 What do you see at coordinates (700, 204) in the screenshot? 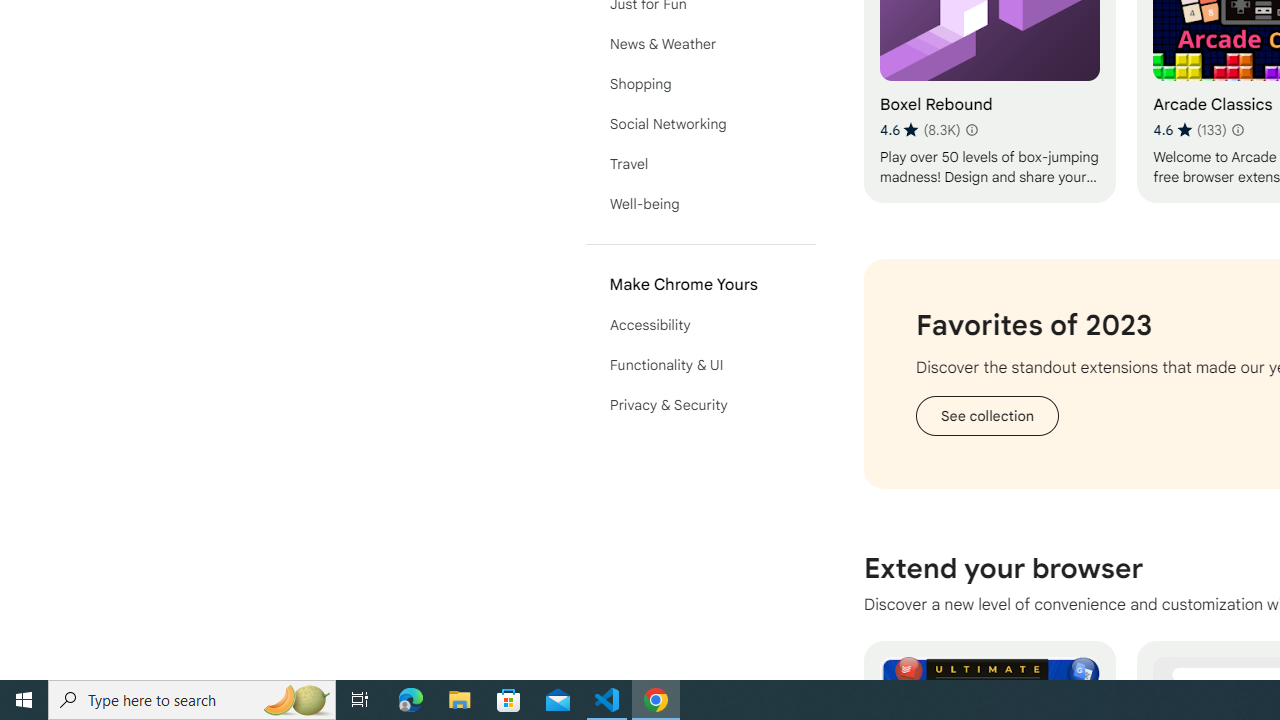
I see `'Well-being'` at bounding box center [700, 204].